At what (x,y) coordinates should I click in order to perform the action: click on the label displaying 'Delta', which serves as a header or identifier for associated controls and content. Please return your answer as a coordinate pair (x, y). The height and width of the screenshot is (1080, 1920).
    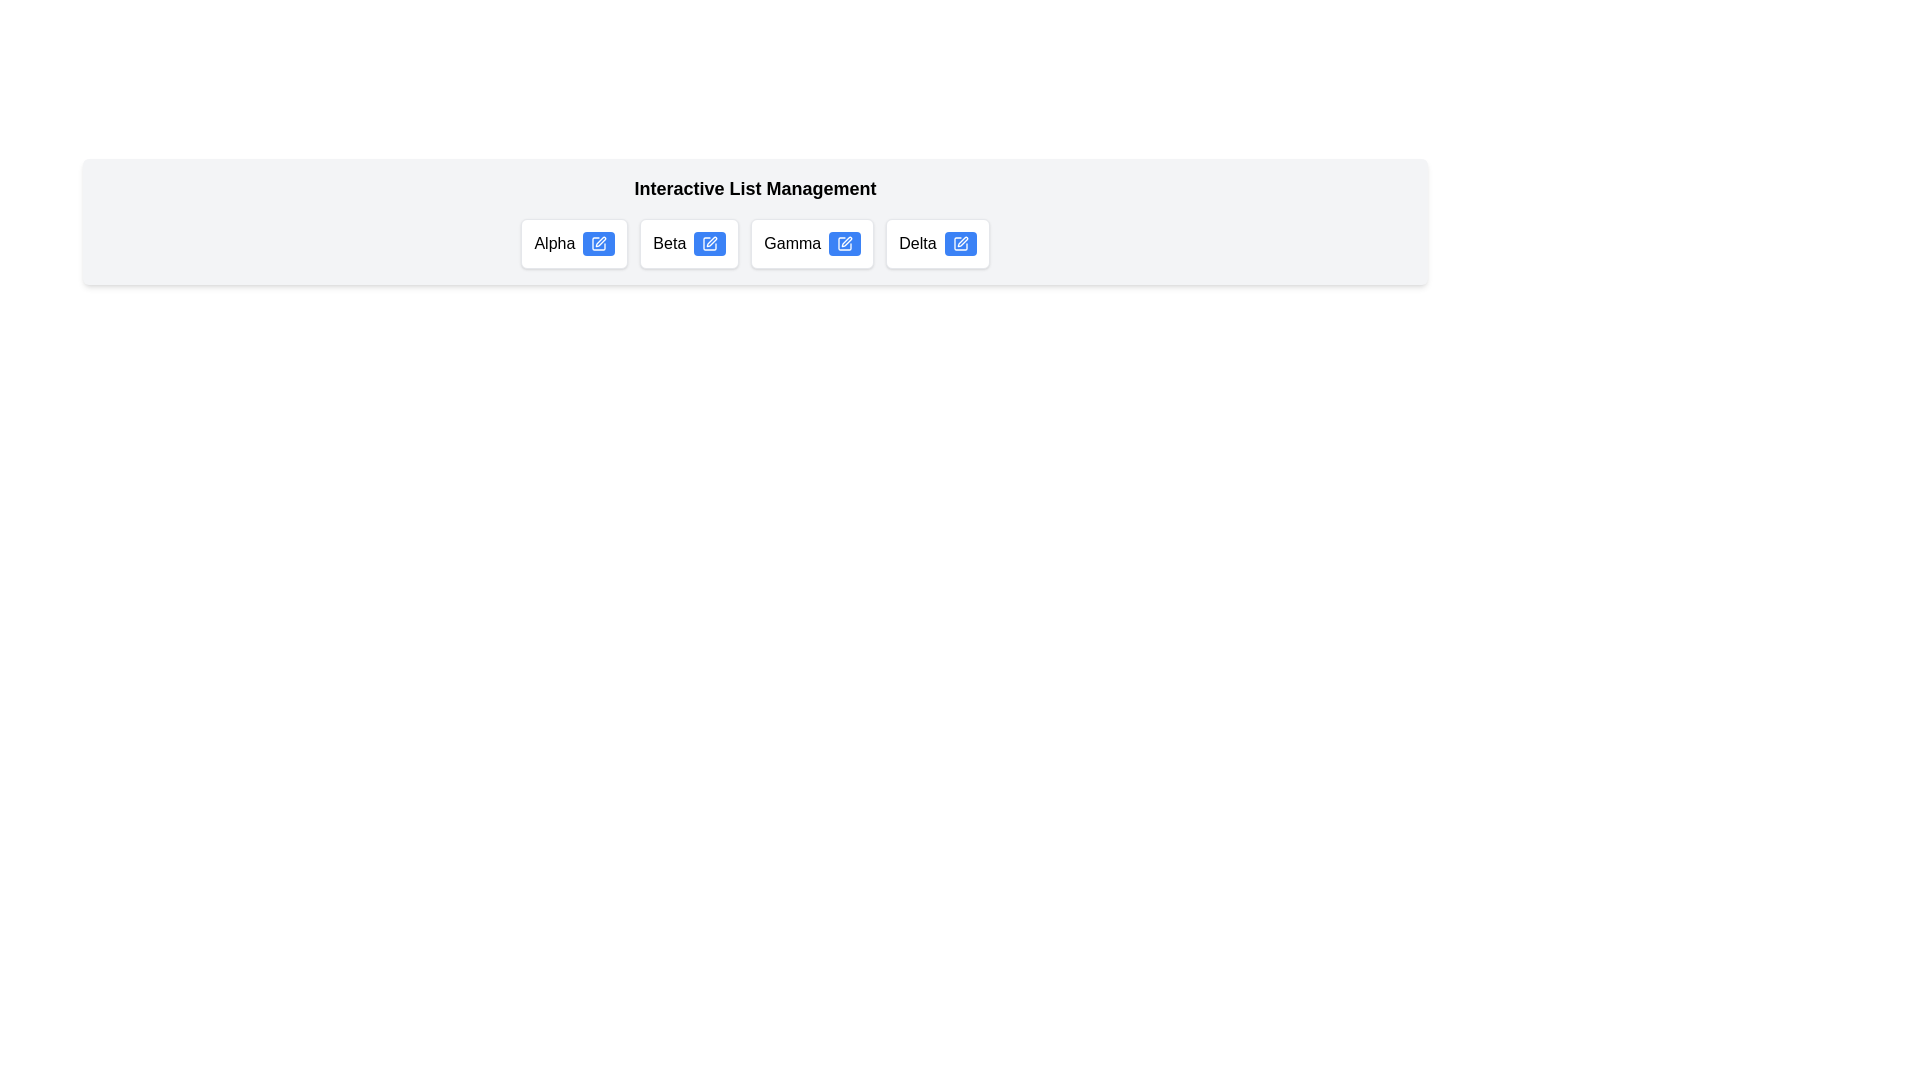
    Looking at the image, I should click on (916, 242).